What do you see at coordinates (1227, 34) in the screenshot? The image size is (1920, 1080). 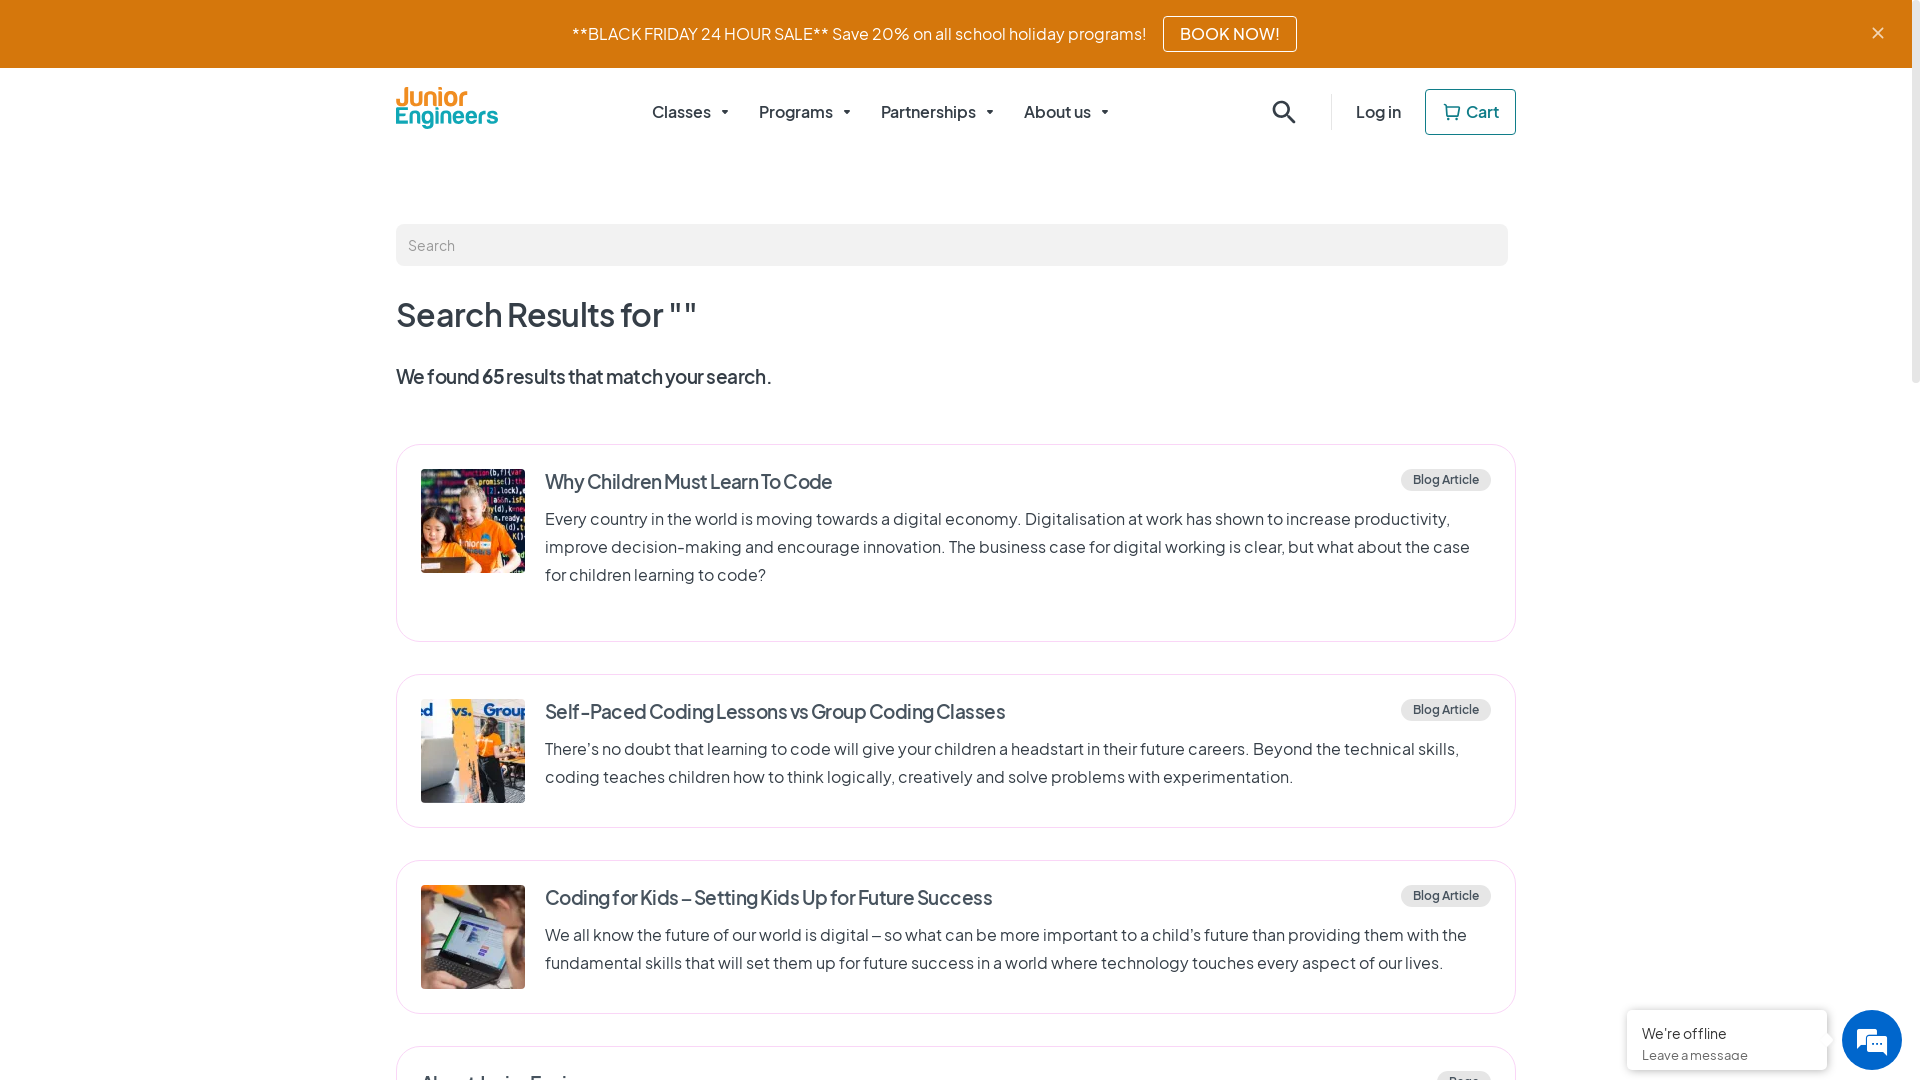 I see `'BOOK NOW!'` at bounding box center [1227, 34].